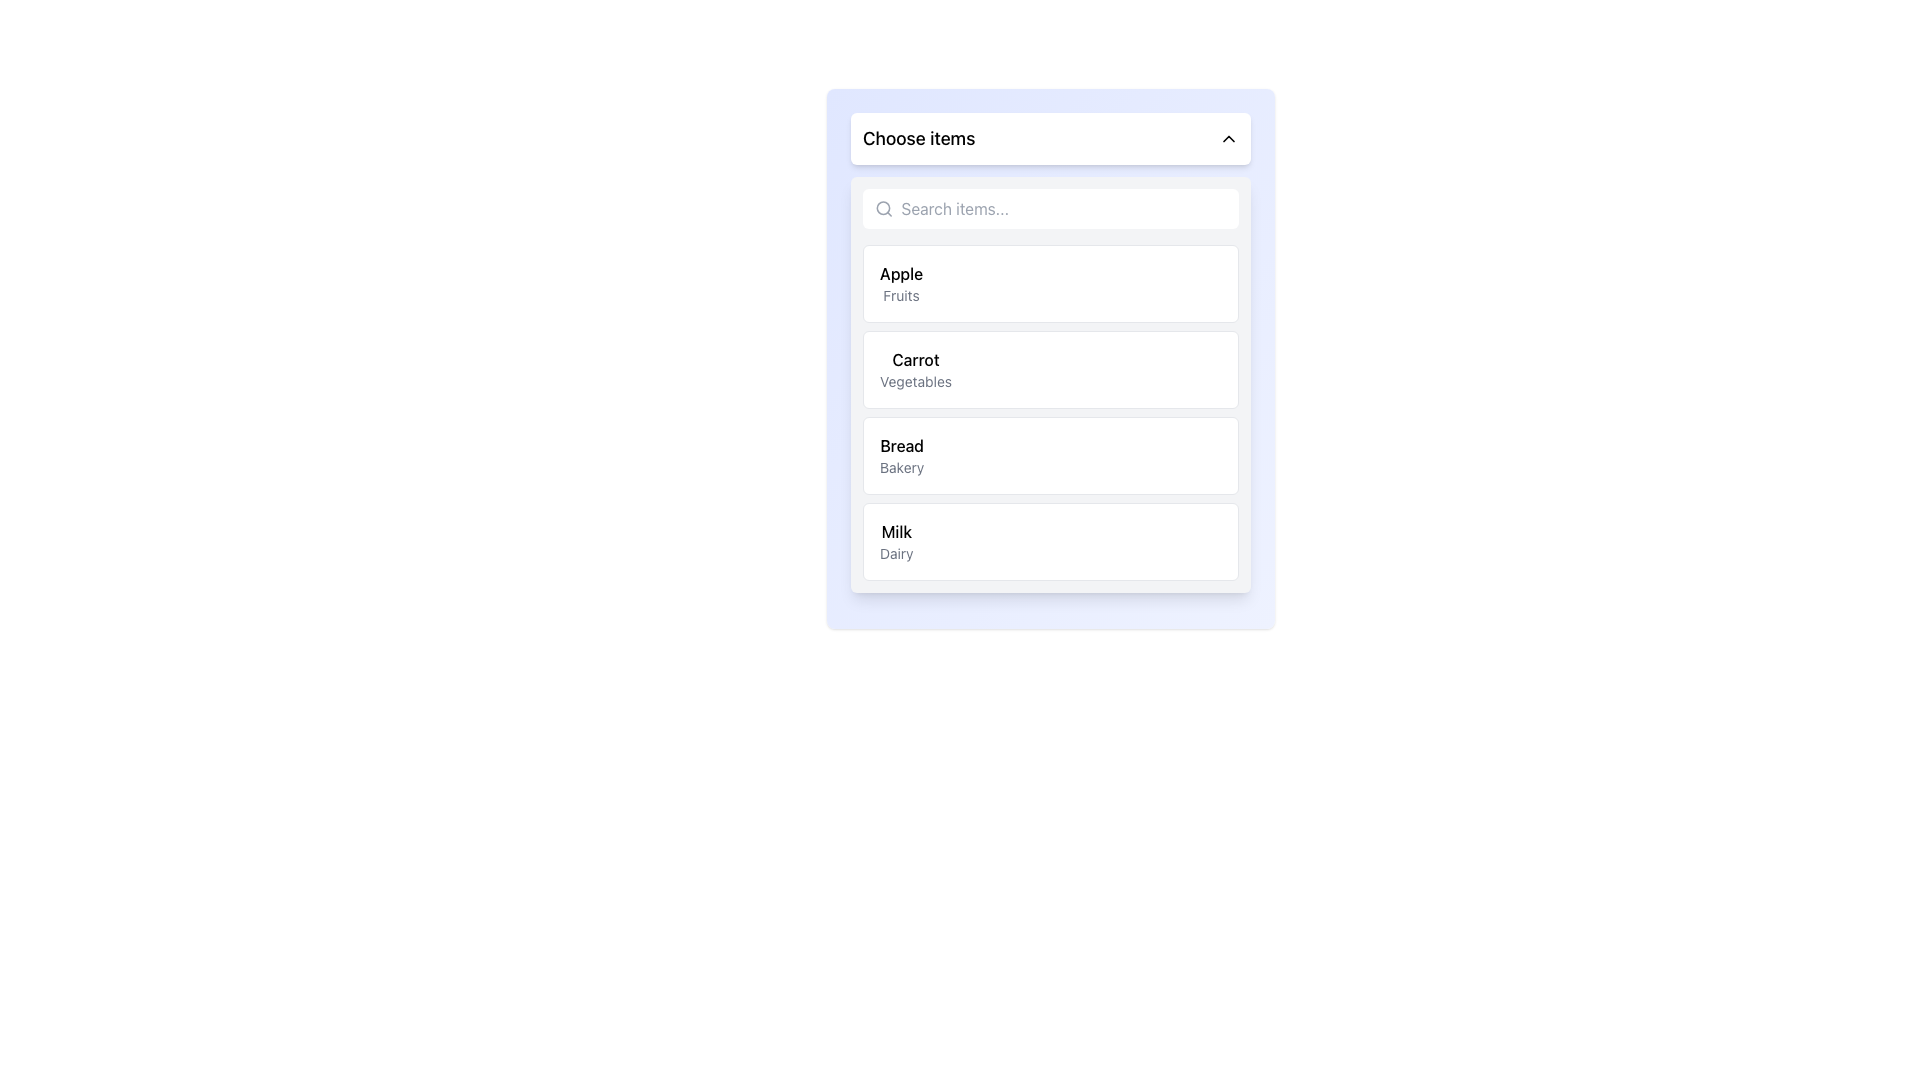 The height and width of the screenshot is (1080, 1920). I want to click on keyboard navigation, so click(901, 445).